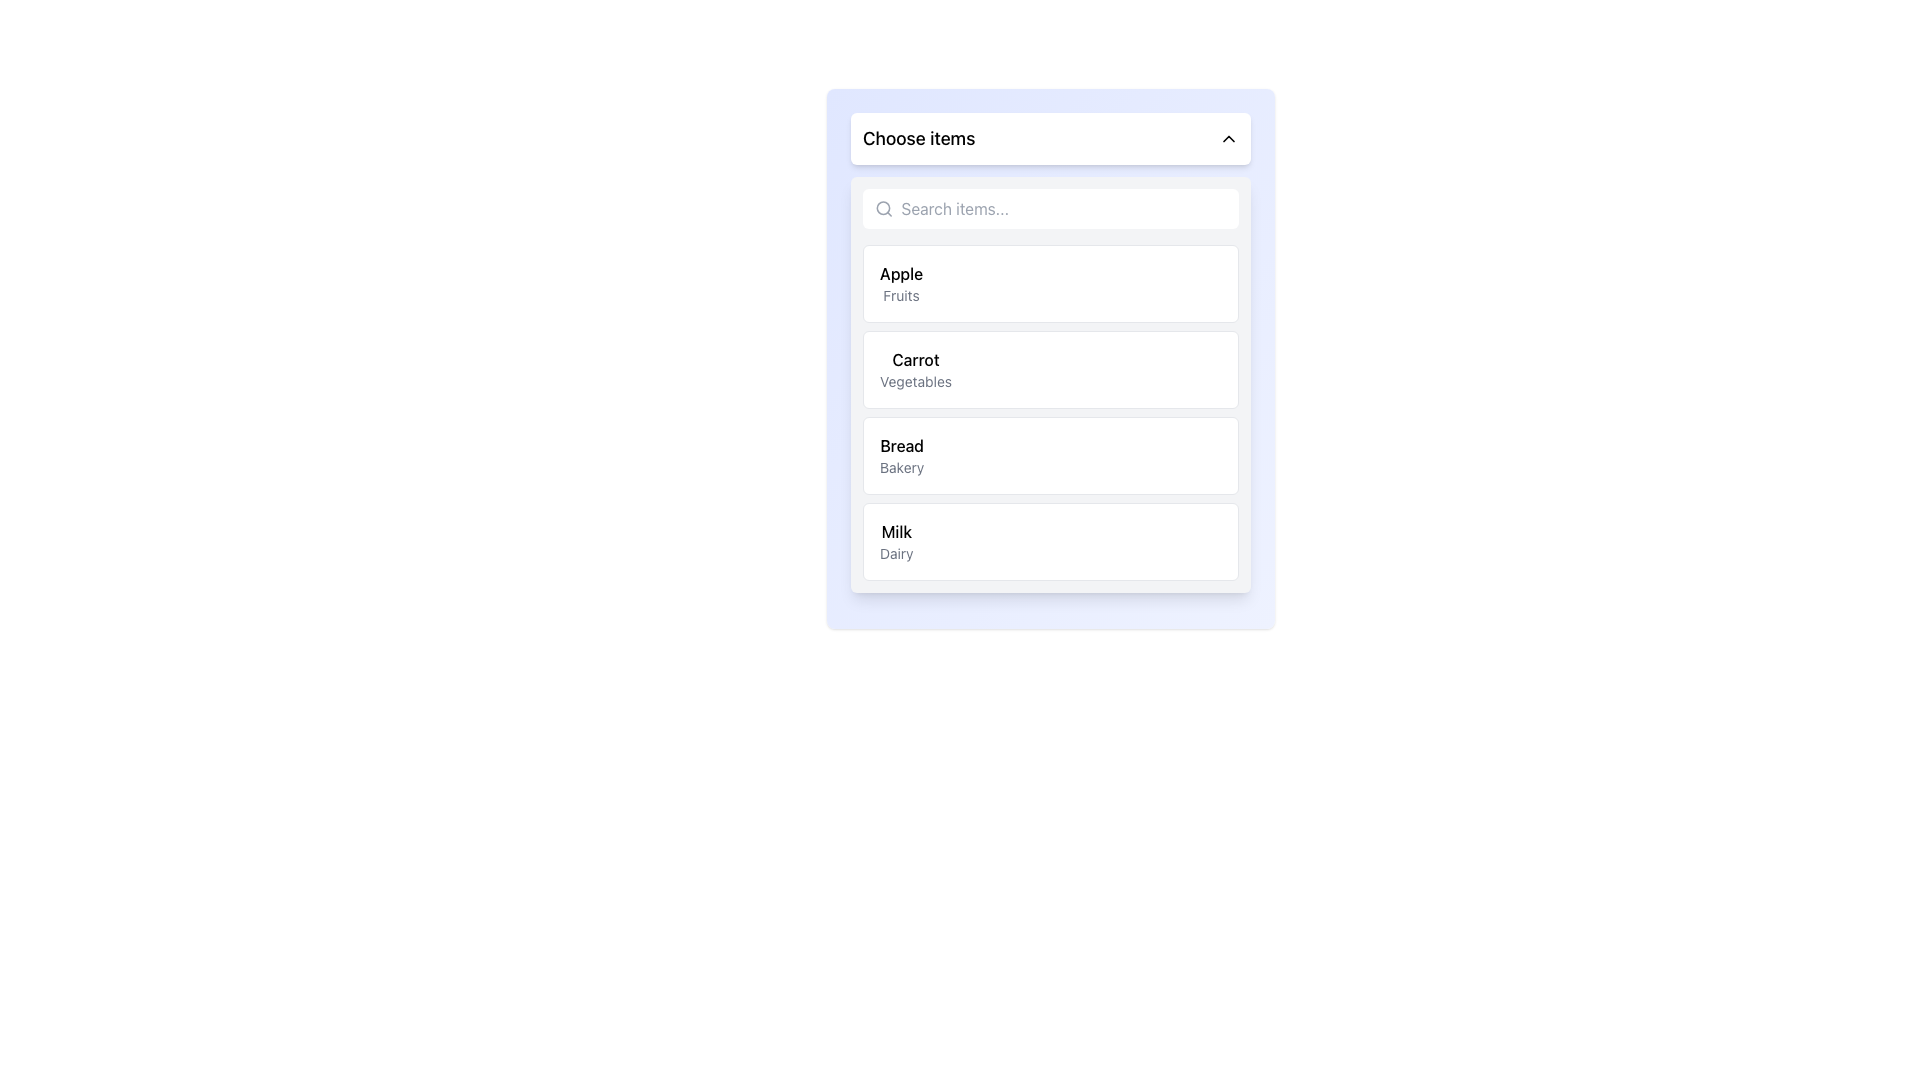 The height and width of the screenshot is (1080, 1920). I want to click on keyboard navigation, so click(901, 445).